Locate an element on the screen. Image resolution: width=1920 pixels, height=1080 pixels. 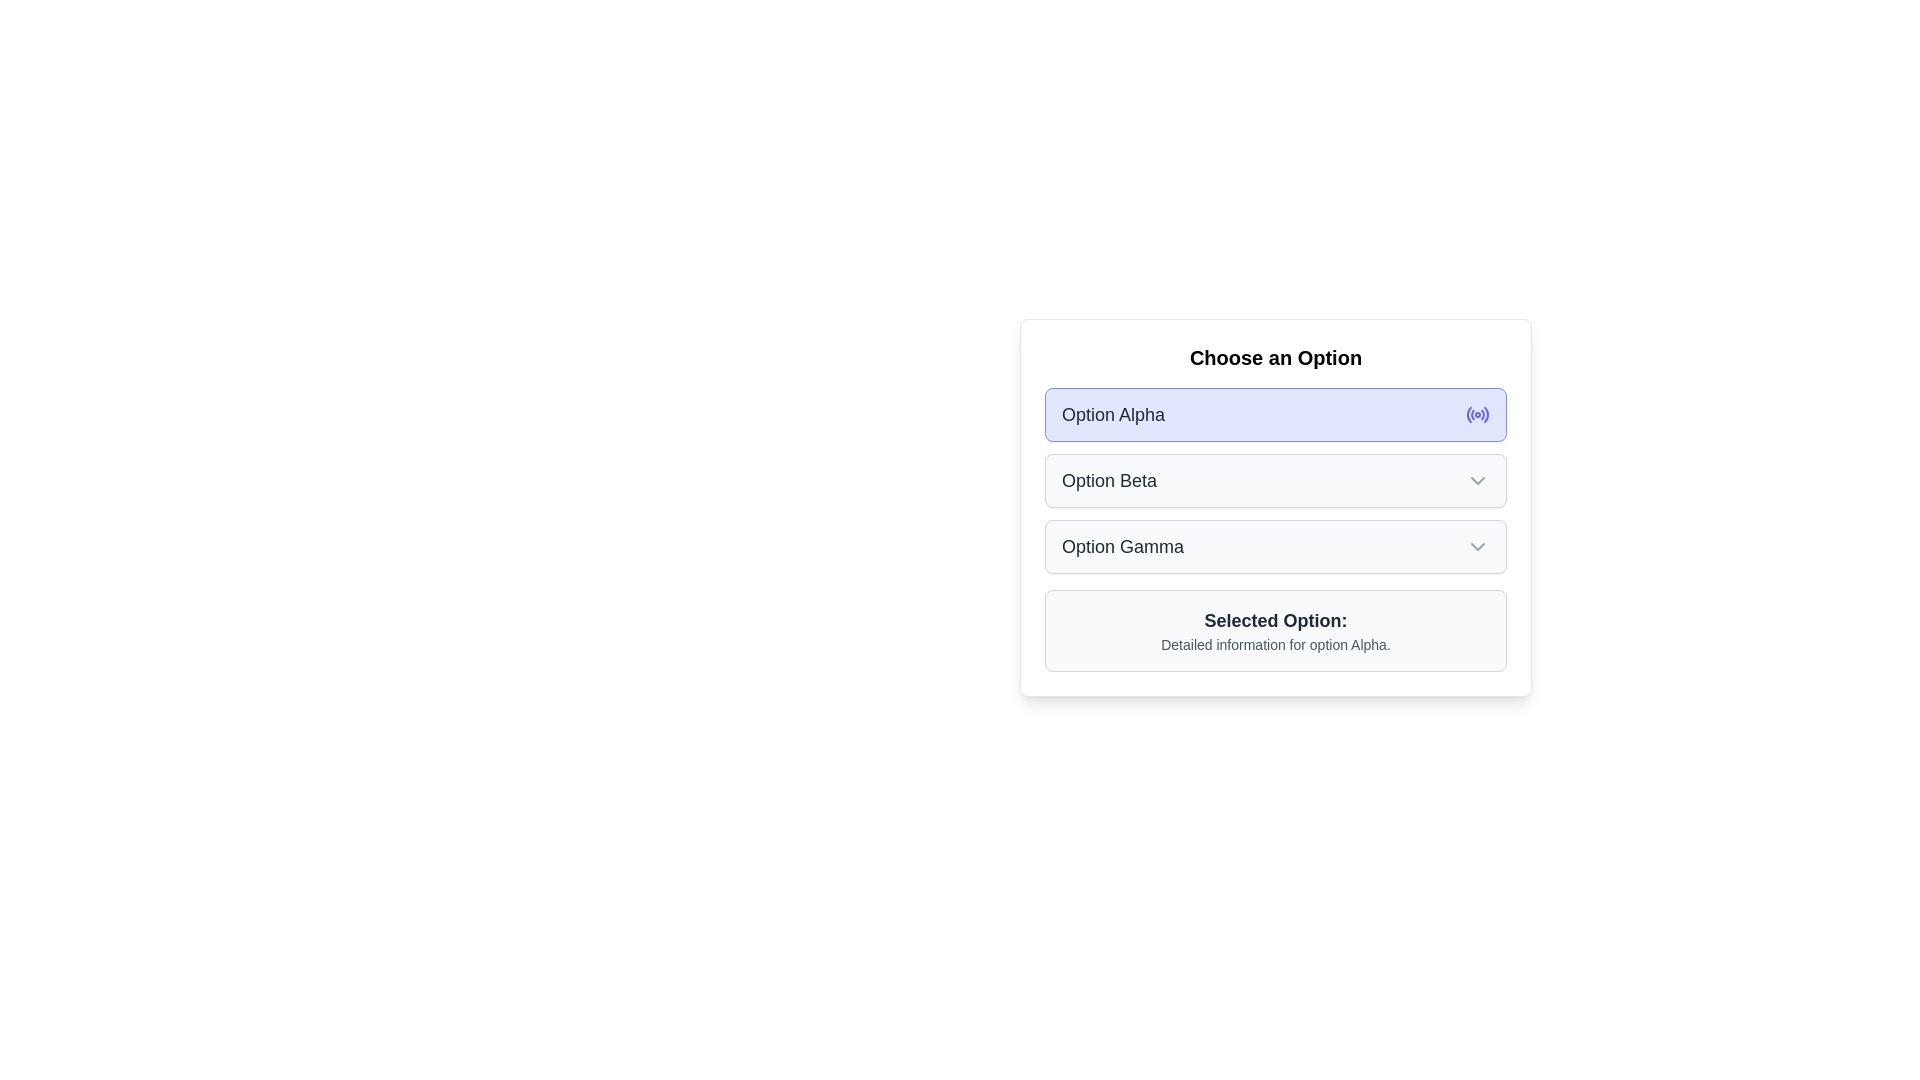
the second option labeled 'Option Beta' in the Interactive selection card with stacked options and a display section is located at coordinates (1275, 507).